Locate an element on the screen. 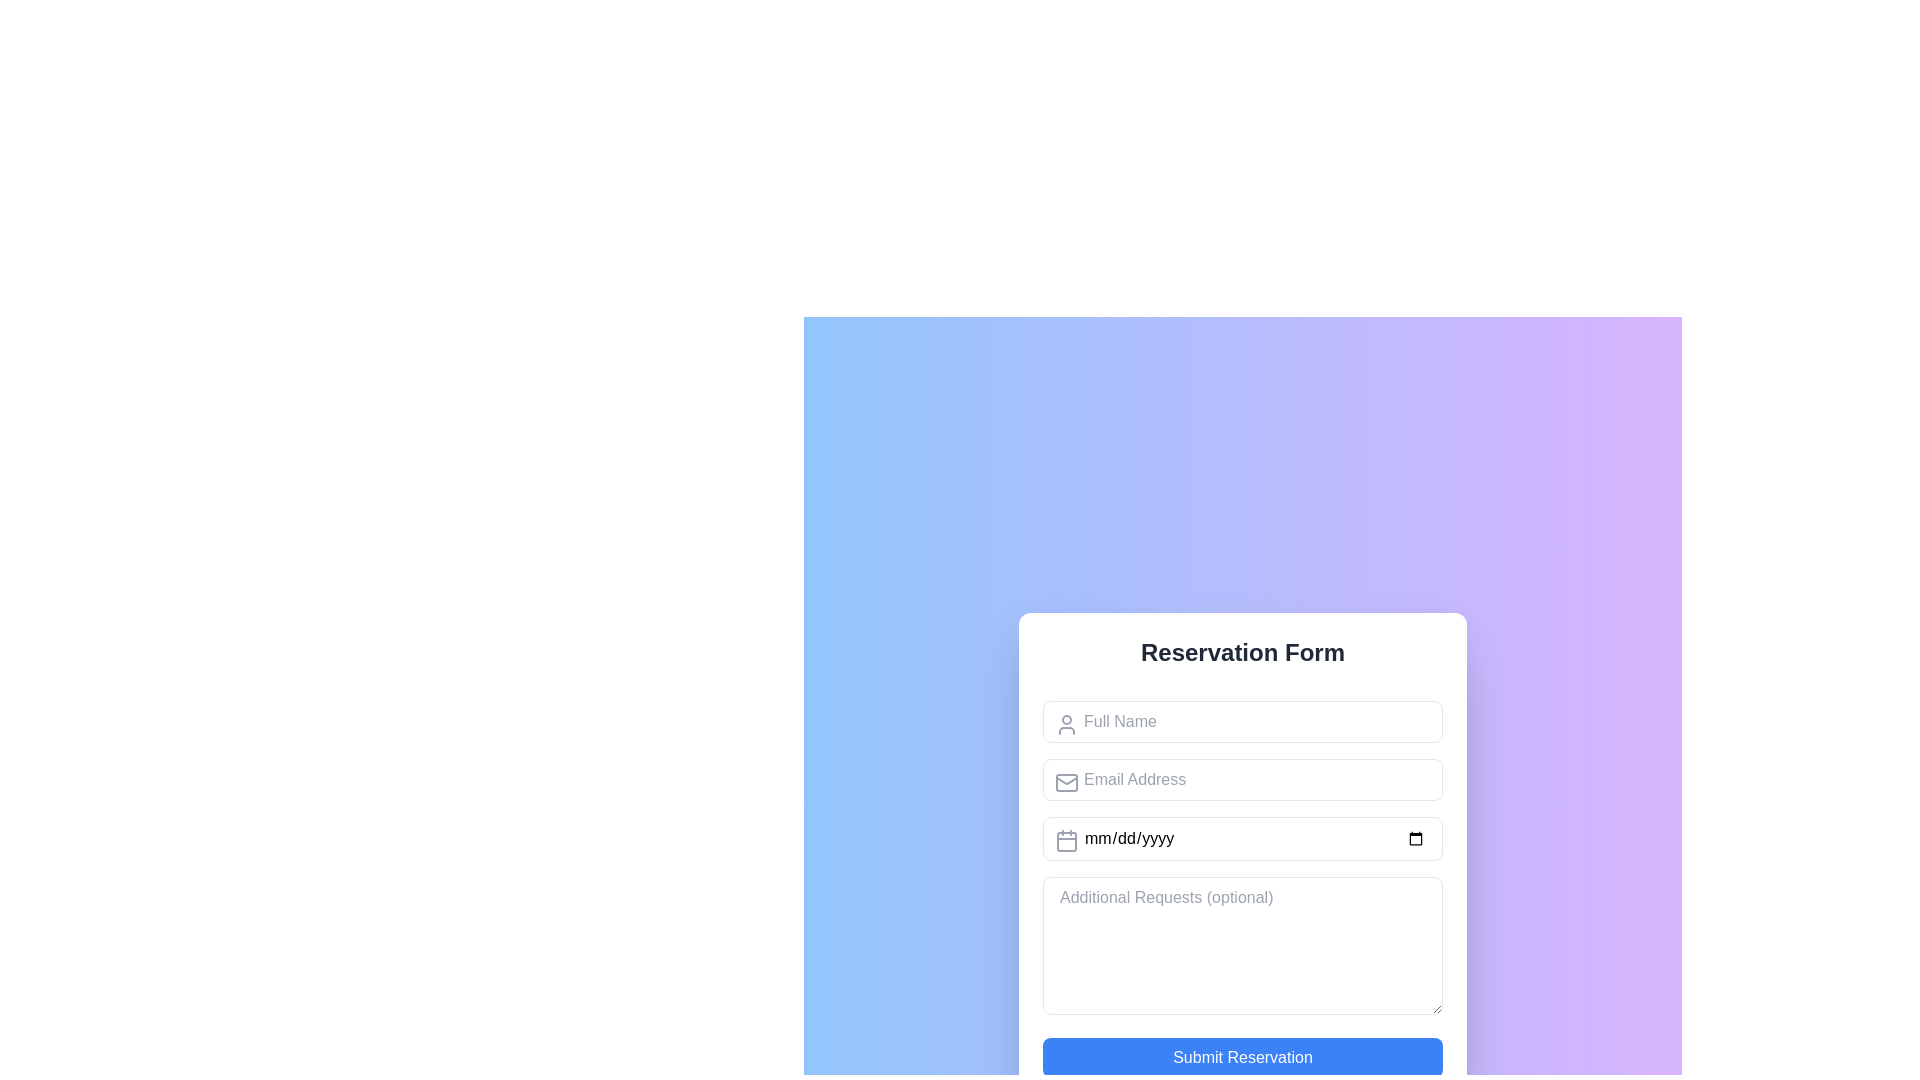 This screenshot has width=1920, height=1080. the textarea located below the full name, email address, and date input fields to focus on it for typing additional information or special requests related to the reservation is located at coordinates (1242, 945).